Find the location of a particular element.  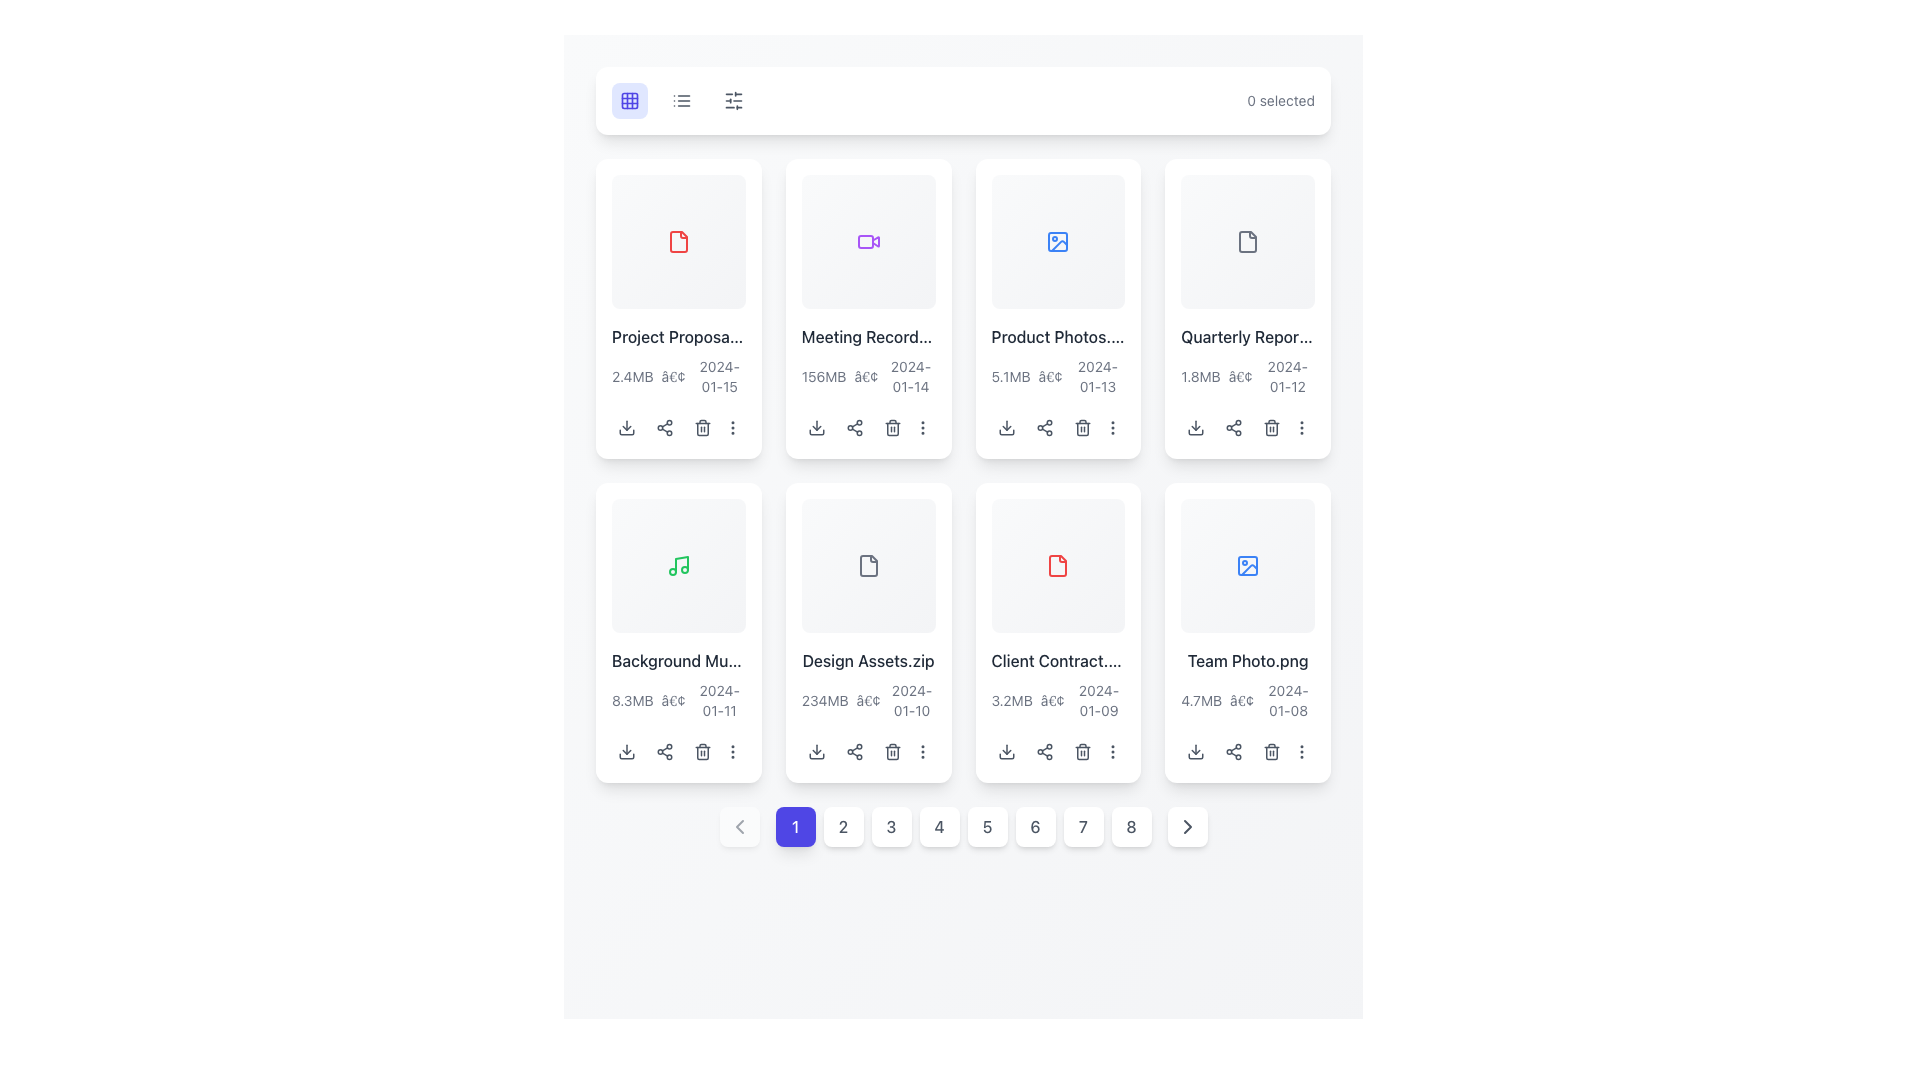

the seventh button in the horizontal sequence is located at coordinates (1082, 826).